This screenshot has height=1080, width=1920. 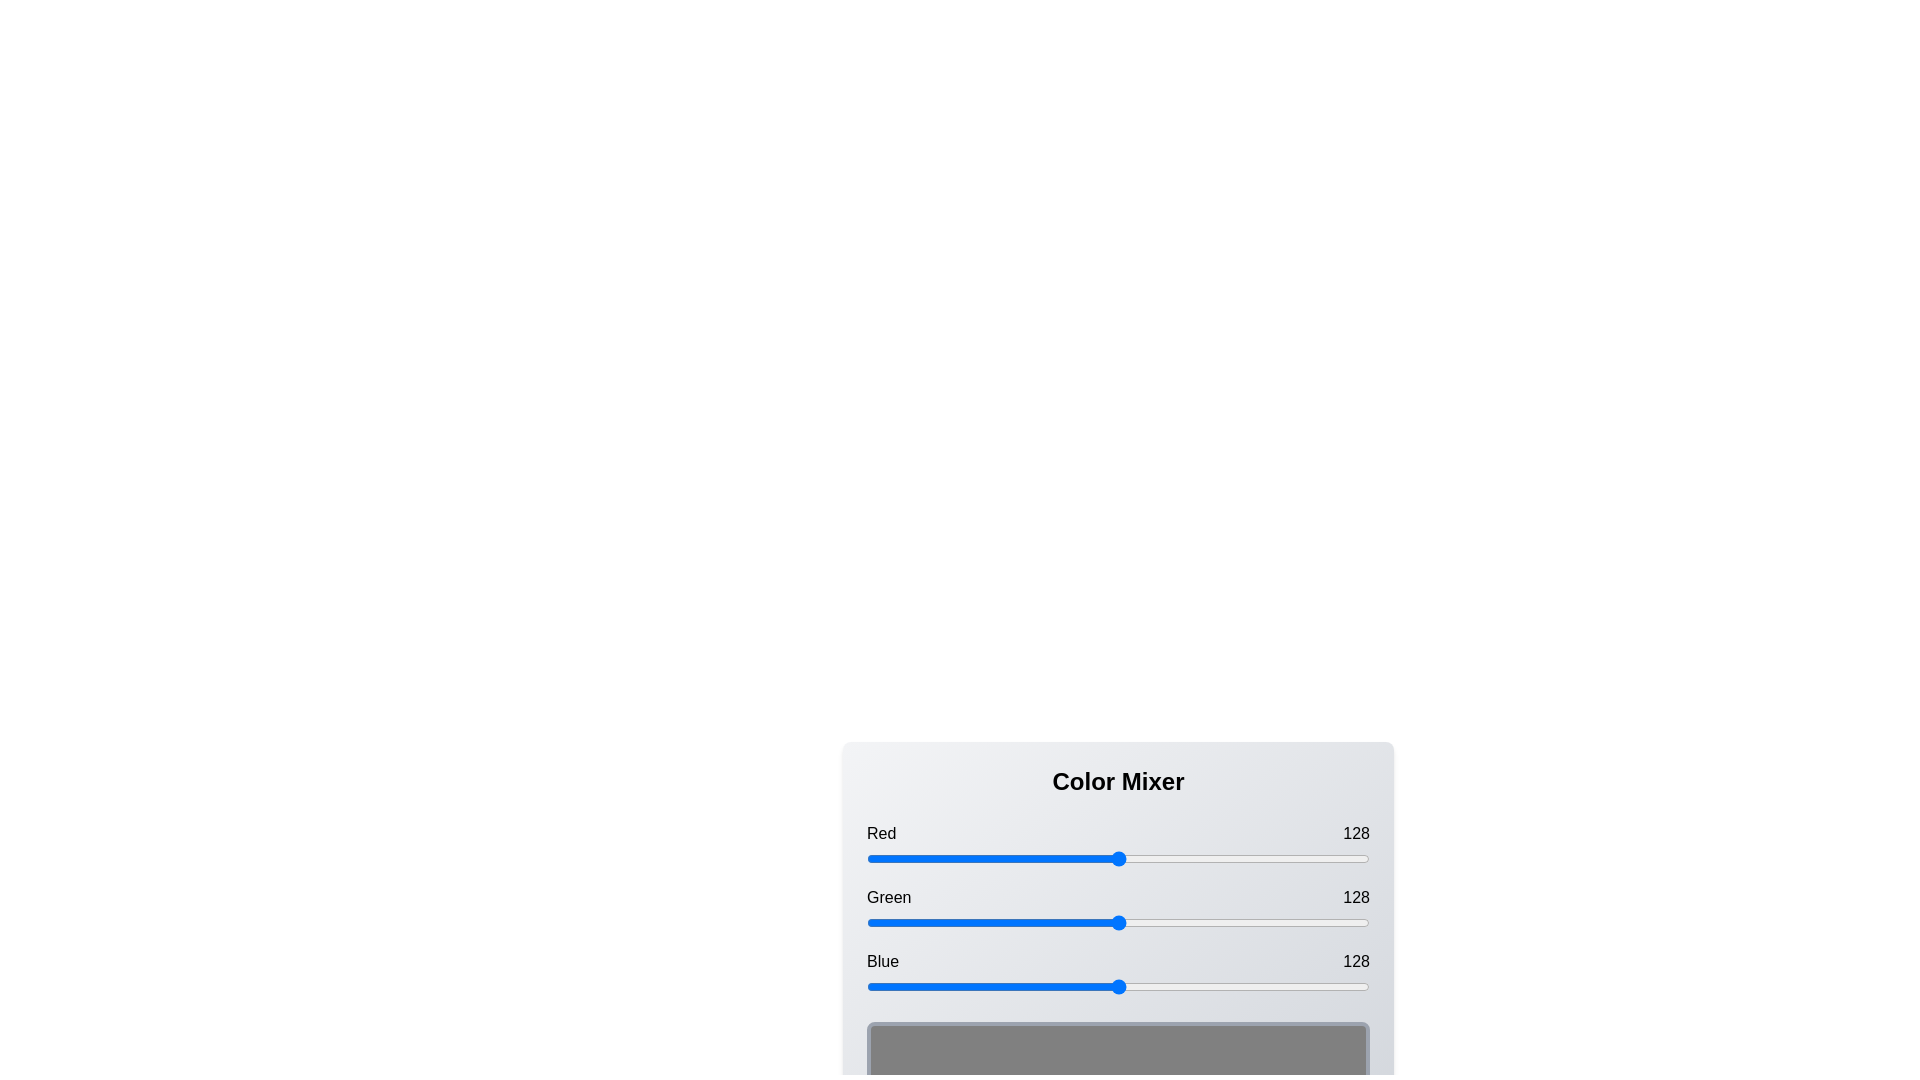 What do you see at coordinates (1356, 922) in the screenshot?
I see `the green slider to set its value to 248` at bounding box center [1356, 922].